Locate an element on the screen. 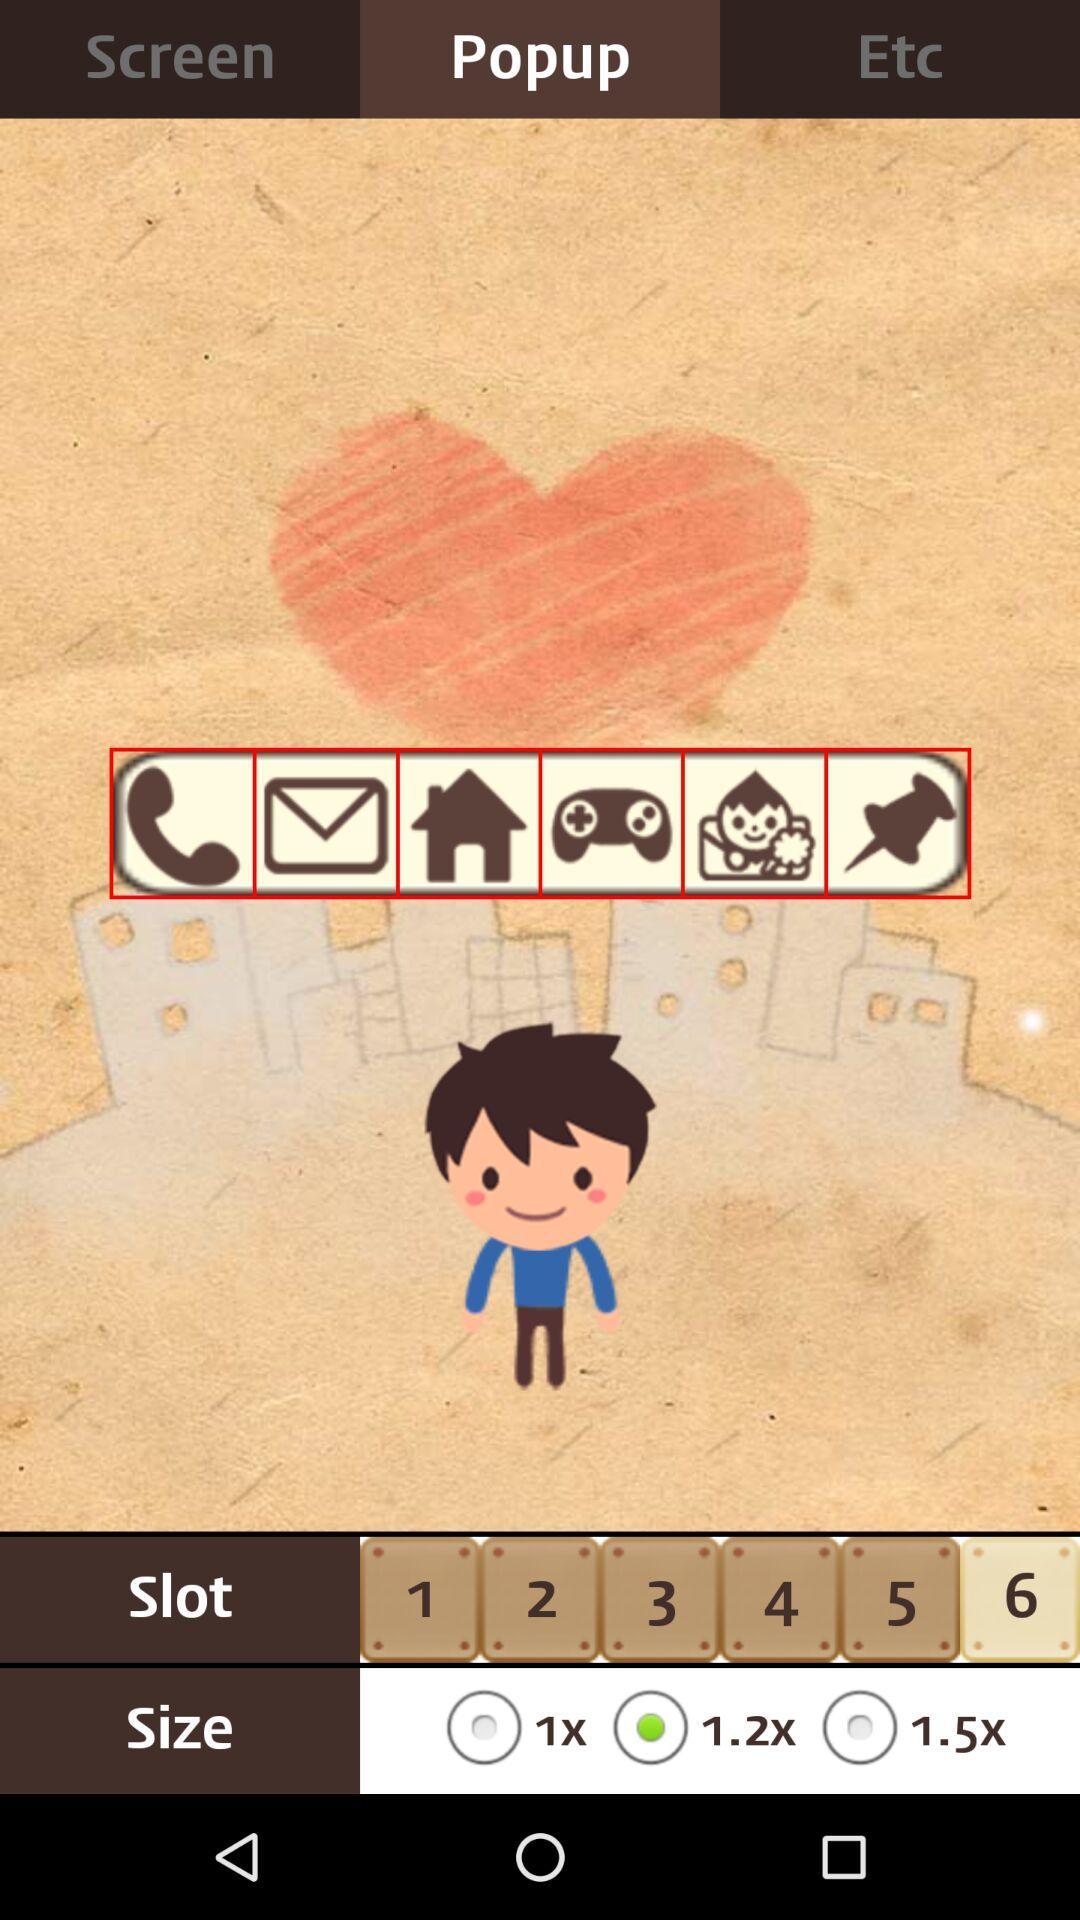  icon to the right of the 5 item is located at coordinates (1019, 1598).